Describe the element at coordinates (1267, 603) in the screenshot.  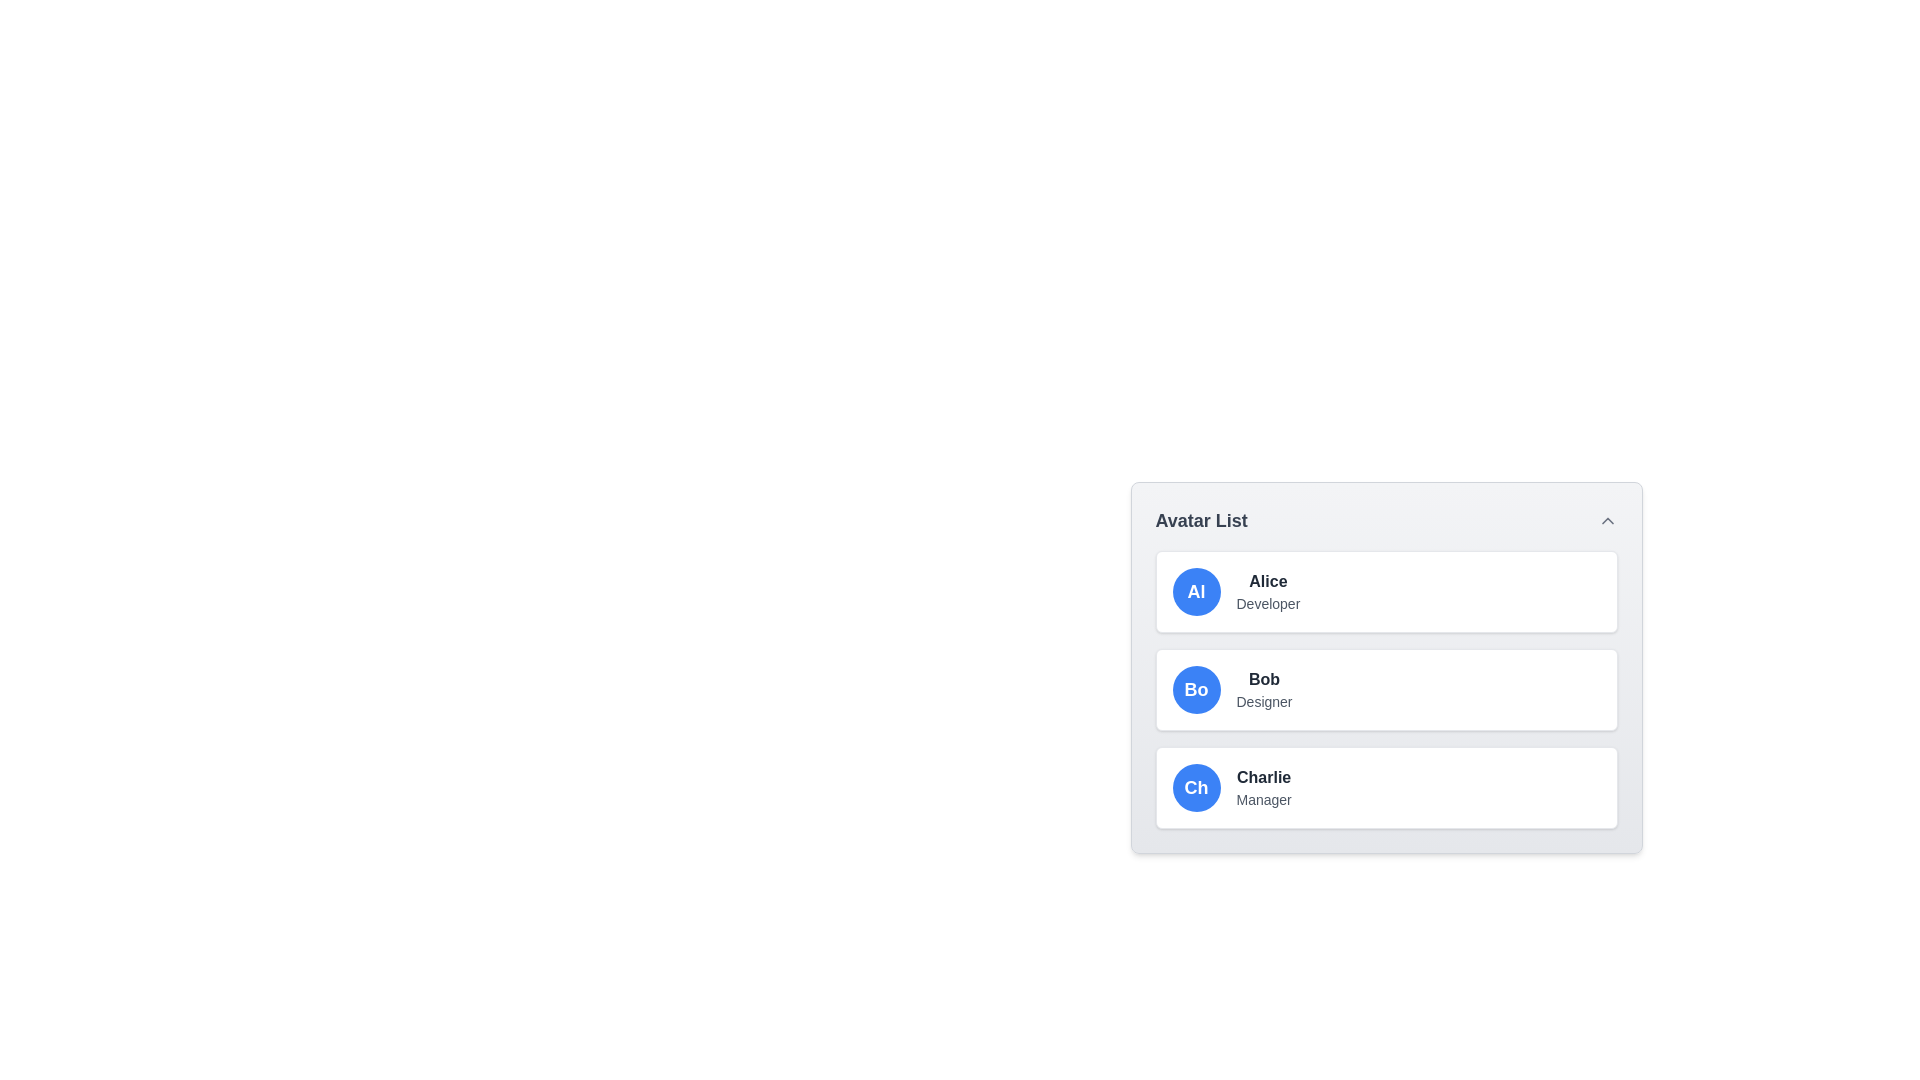
I see `text label displaying 'Developer', which is styled in gray and located below the name 'Alice'` at that location.